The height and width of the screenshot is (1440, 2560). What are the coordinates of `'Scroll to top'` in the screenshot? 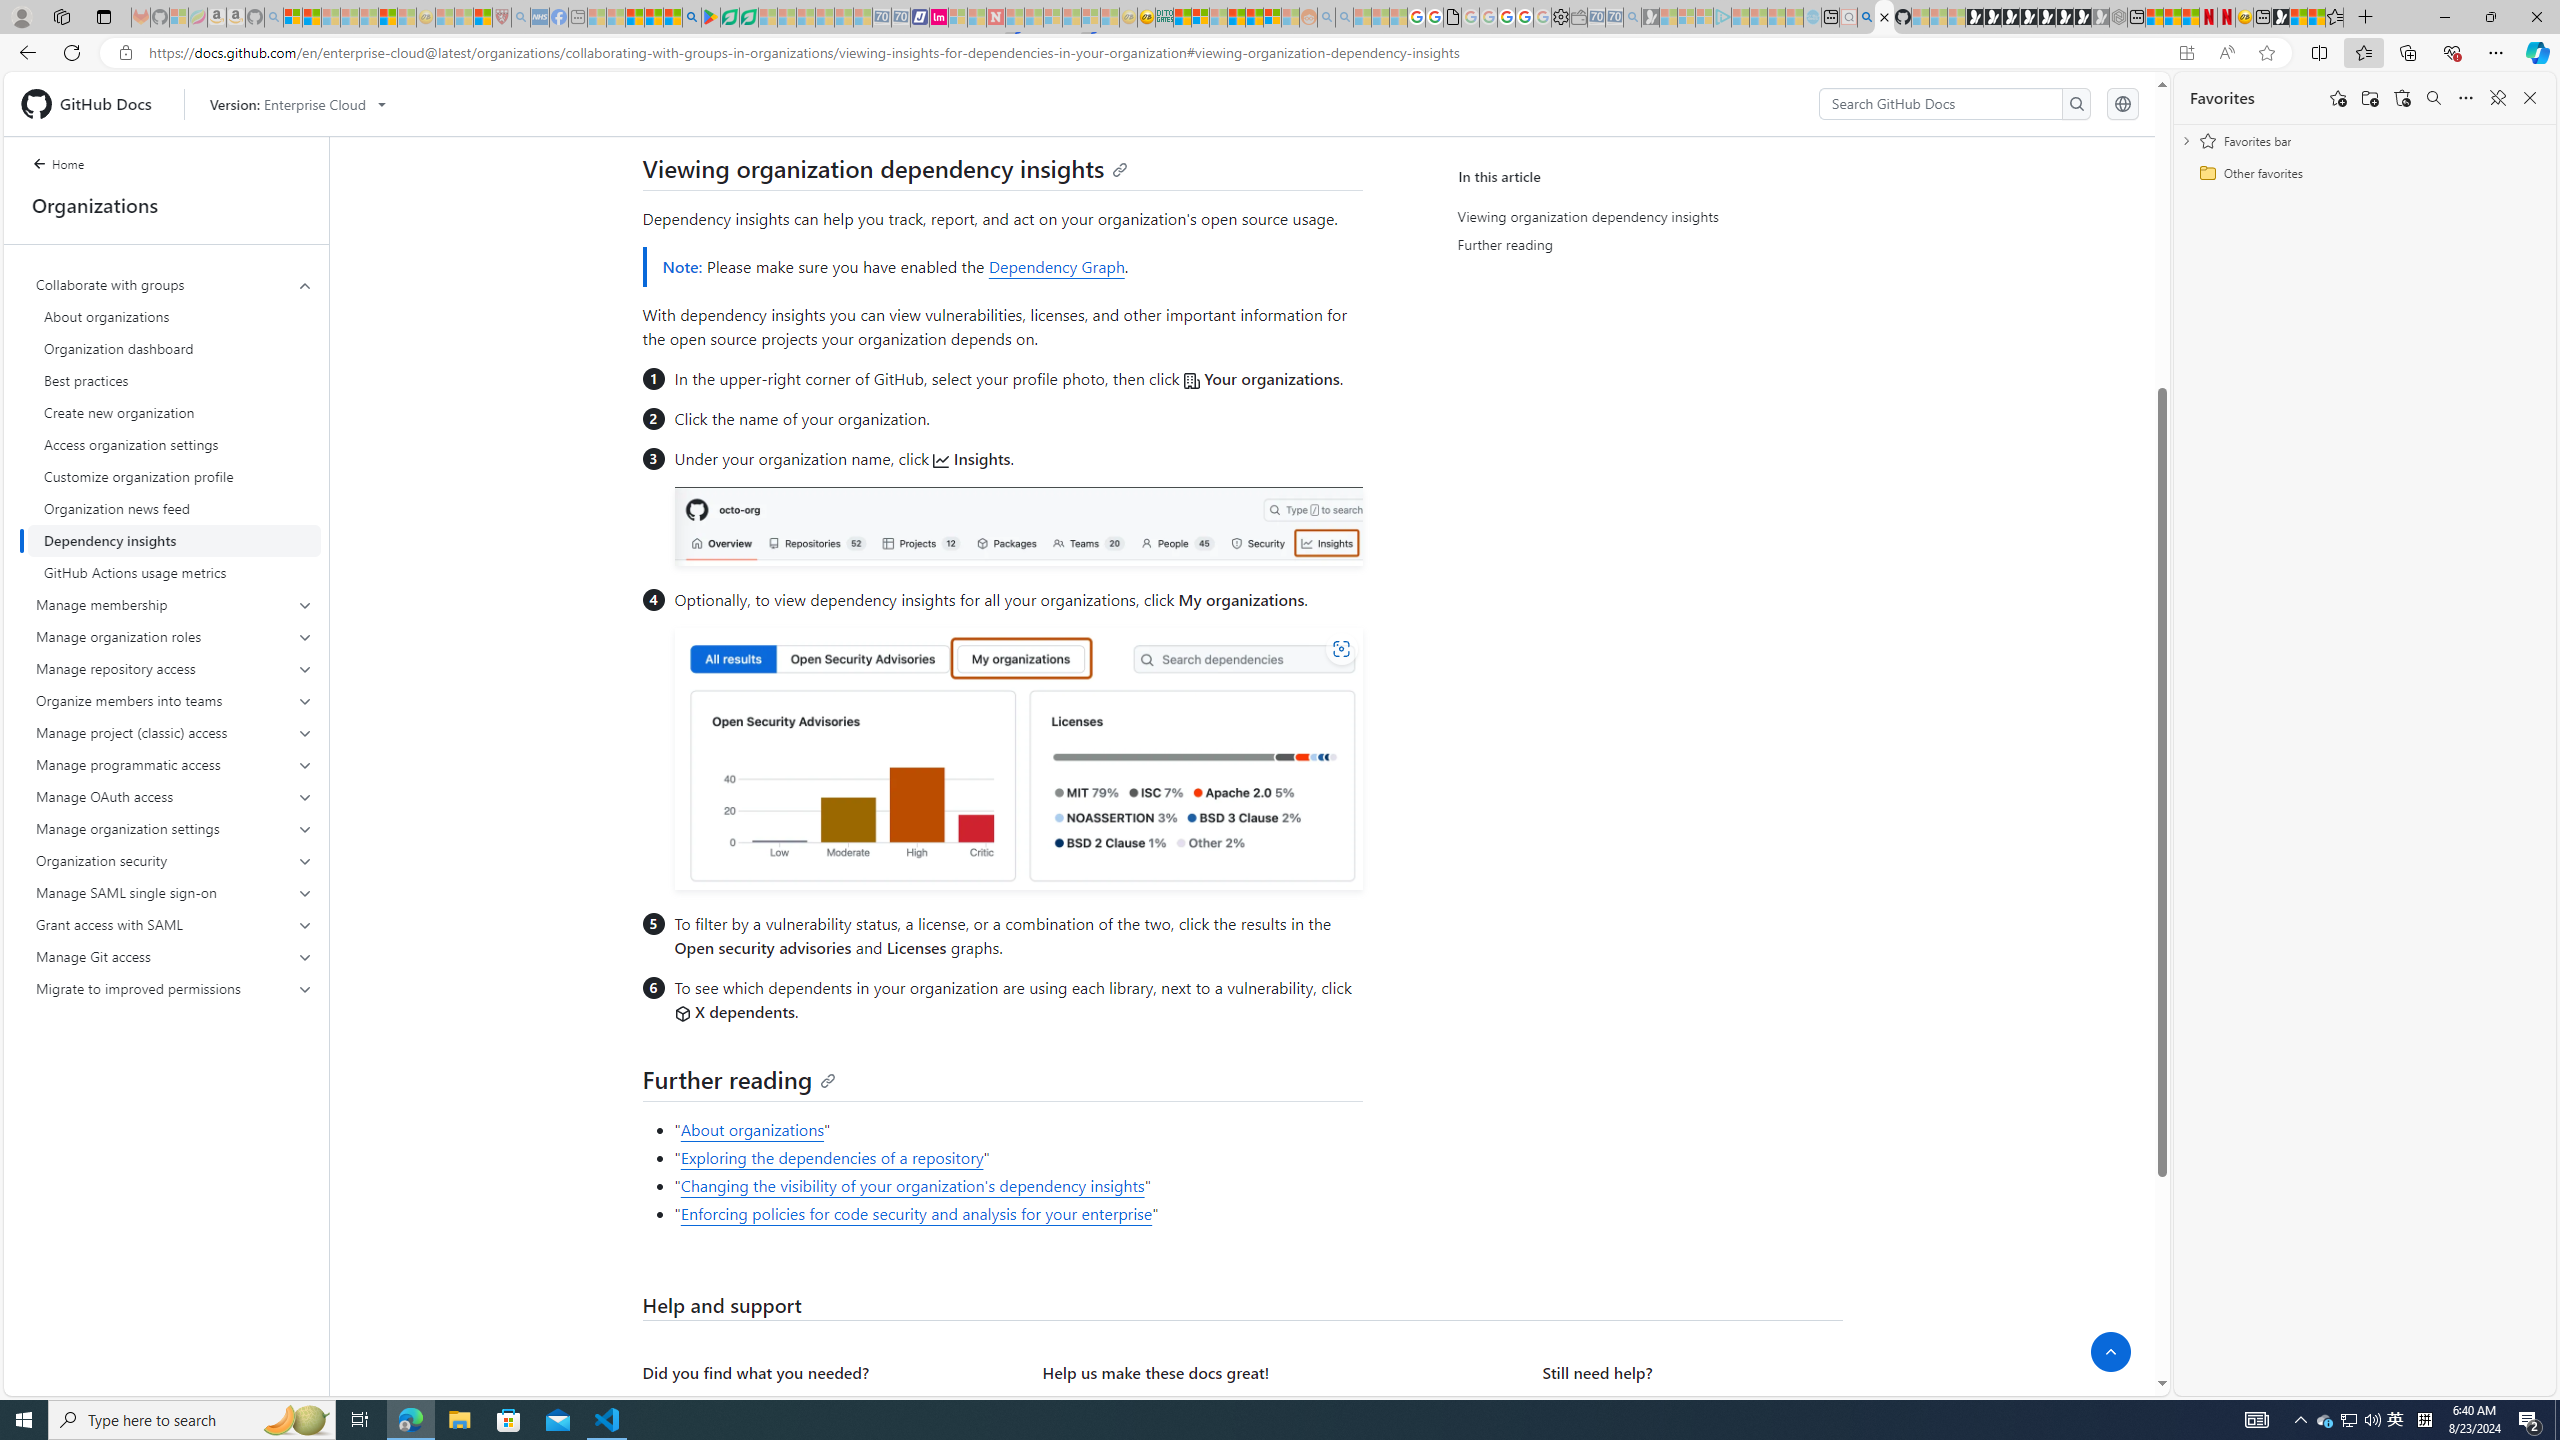 It's located at (2109, 1351).